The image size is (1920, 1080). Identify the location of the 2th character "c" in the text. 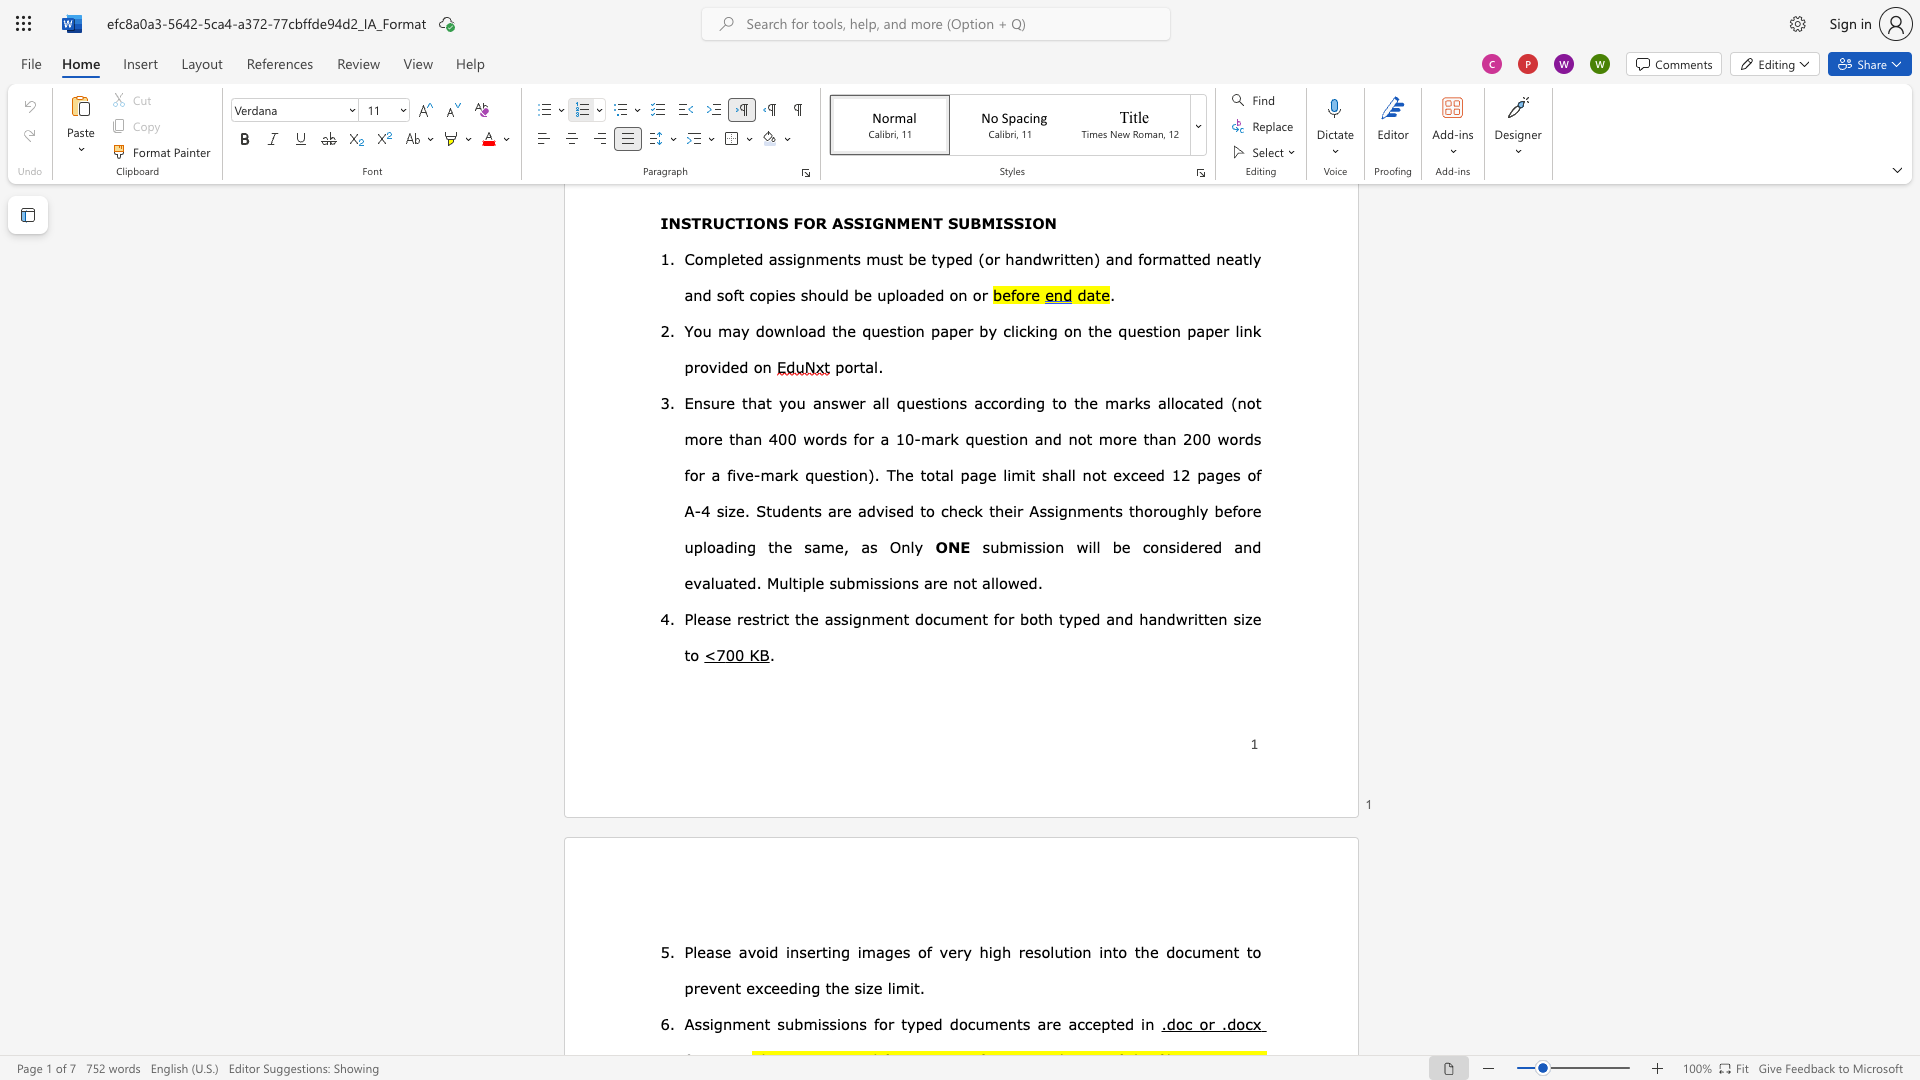
(935, 617).